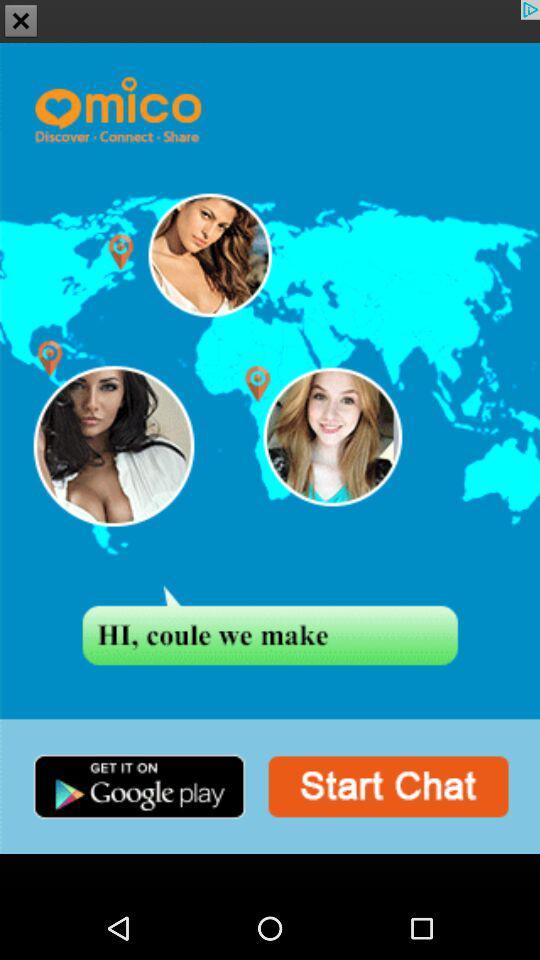 The width and height of the screenshot is (540, 960). Describe the element at coordinates (20, 21) in the screenshot. I see `the close icon` at that location.